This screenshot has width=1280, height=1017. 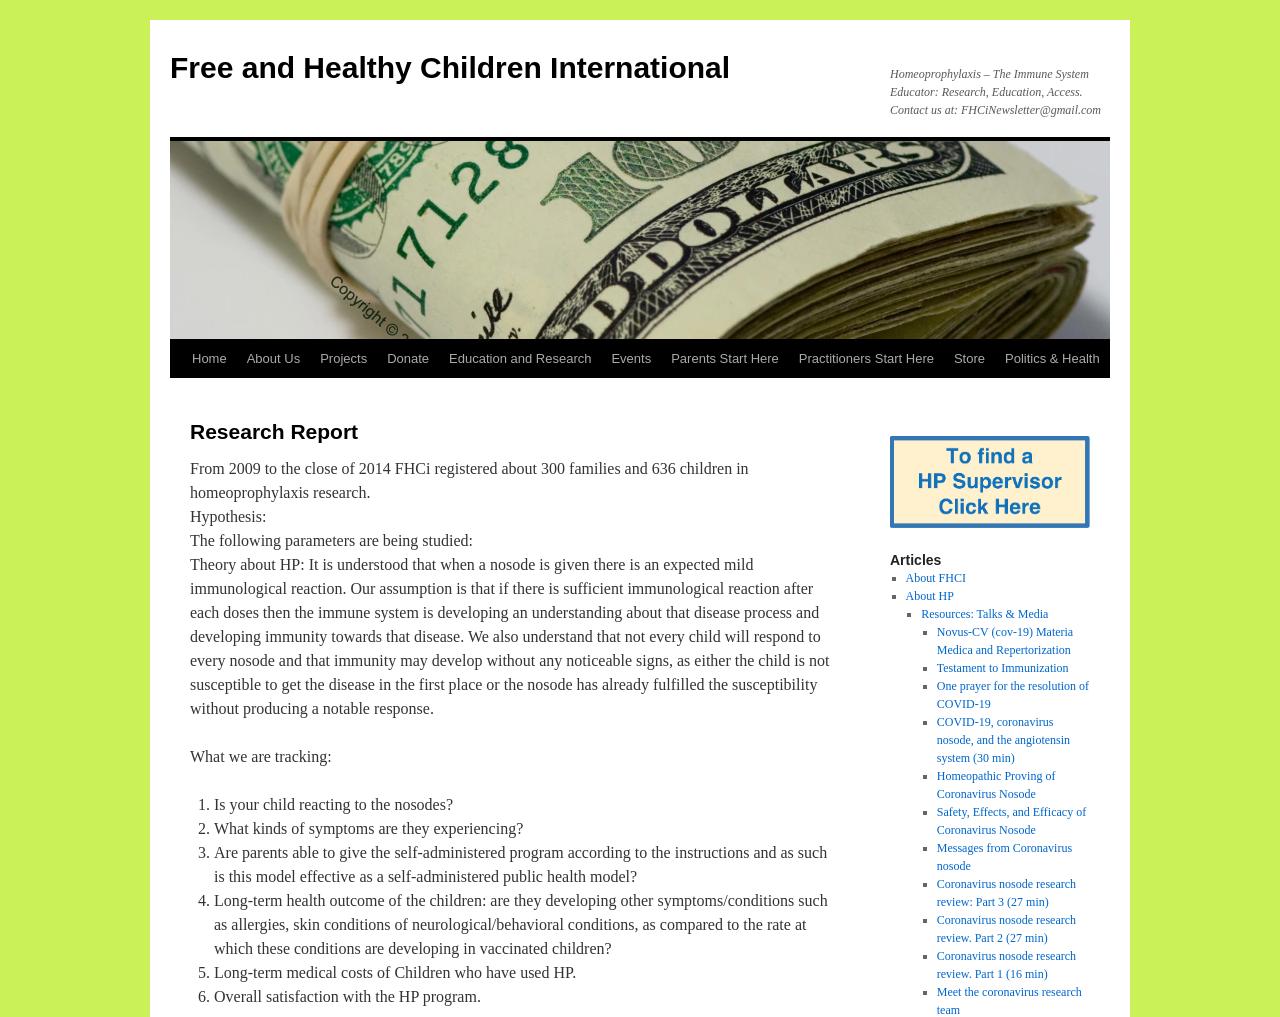 What do you see at coordinates (1010, 820) in the screenshot?
I see `'Safety, Effects, and Efficacy of Coronavirus Nosode'` at bounding box center [1010, 820].